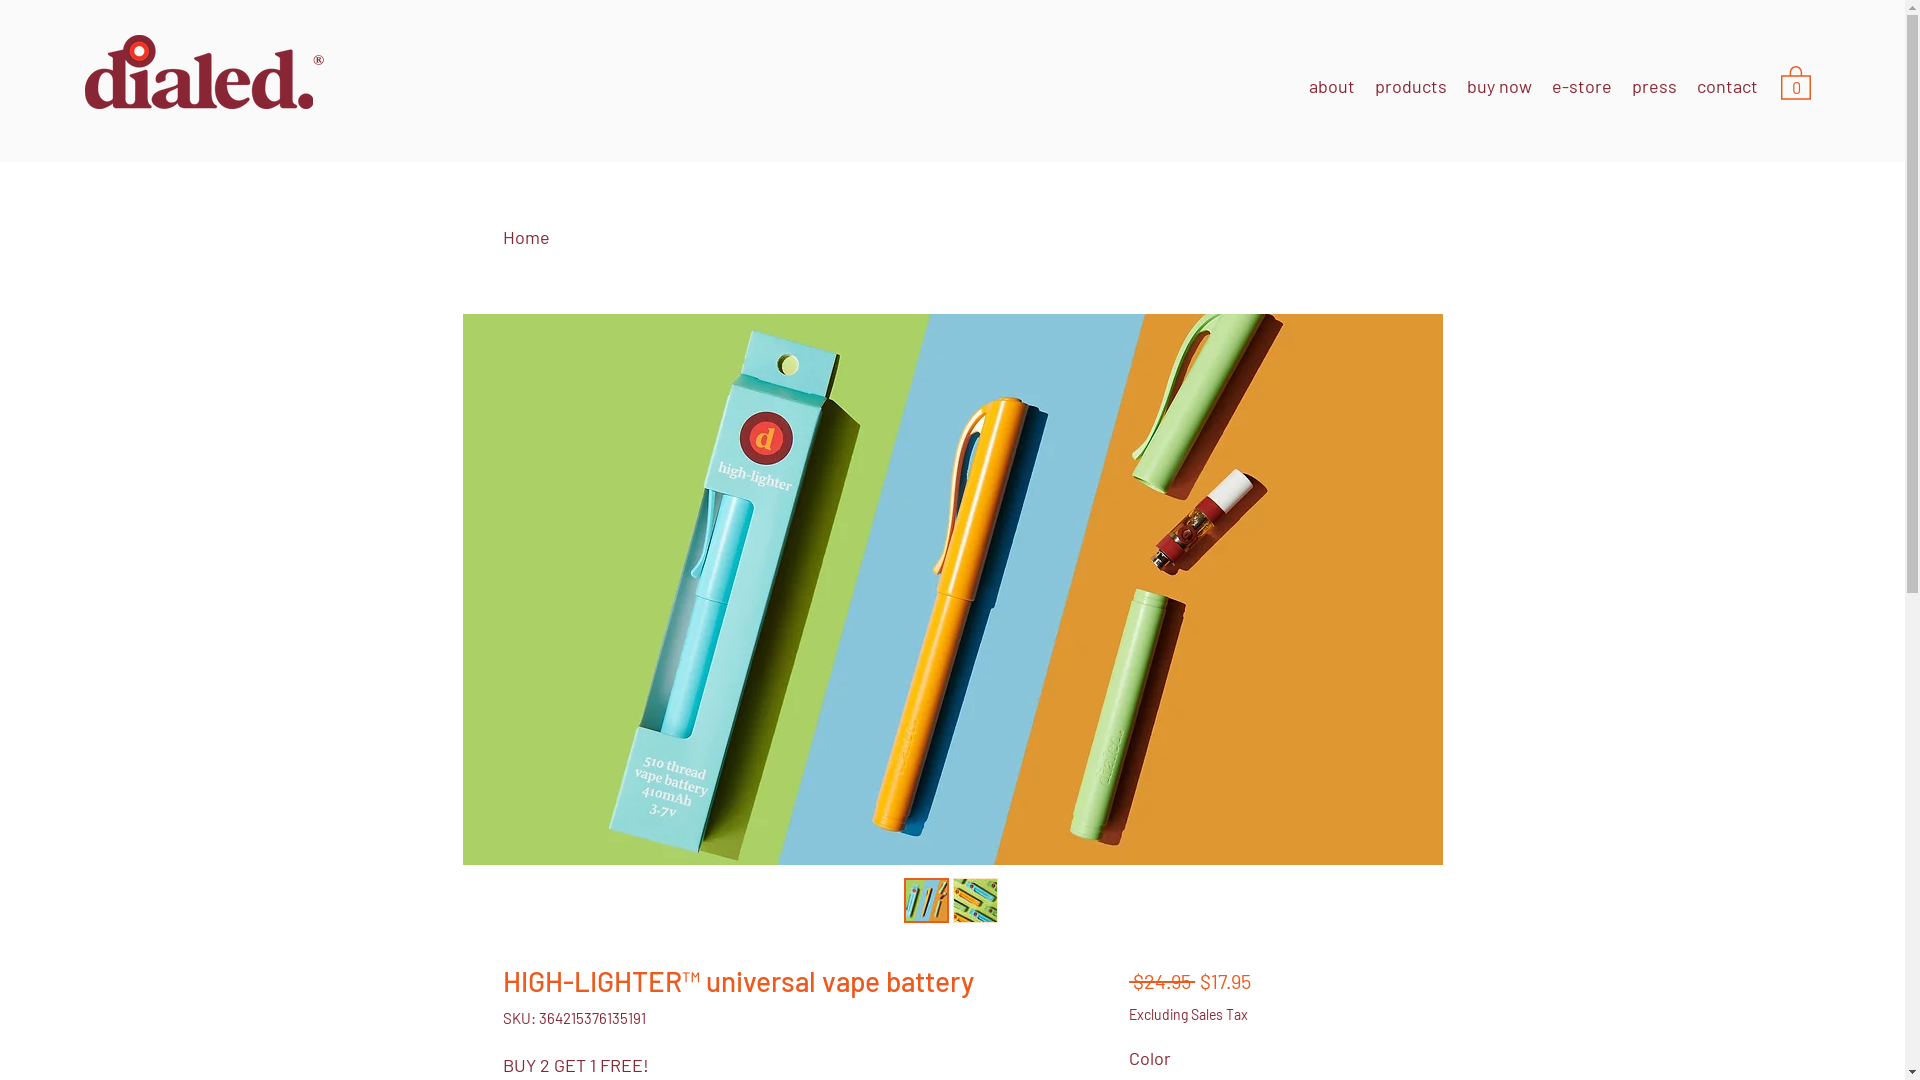 The height and width of the screenshot is (1080, 1920). What do you see at coordinates (502, 235) in the screenshot?
I see `'Home'` at bounding box center [502, 235].